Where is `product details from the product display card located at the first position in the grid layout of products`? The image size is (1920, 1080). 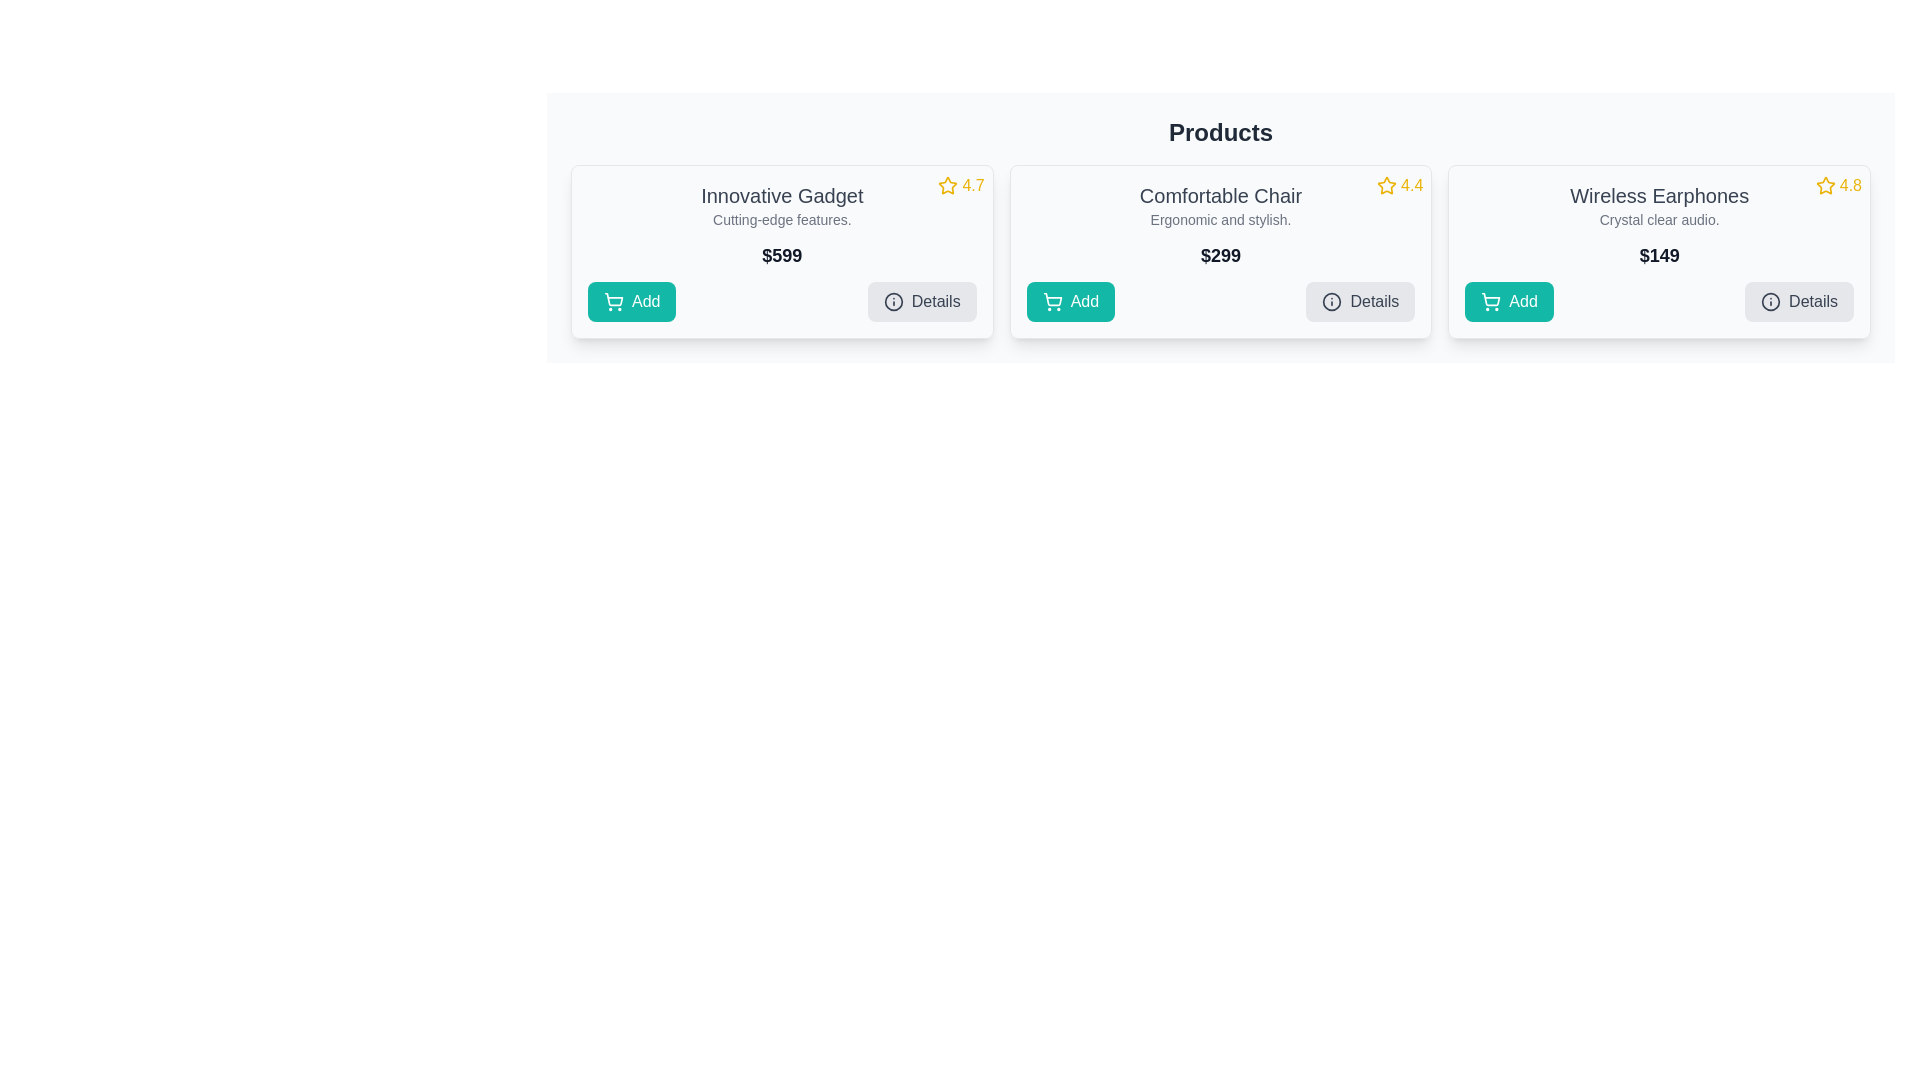
product details from the product display card located at the first position in the grid layout of products is located at coordinates (781, 250).